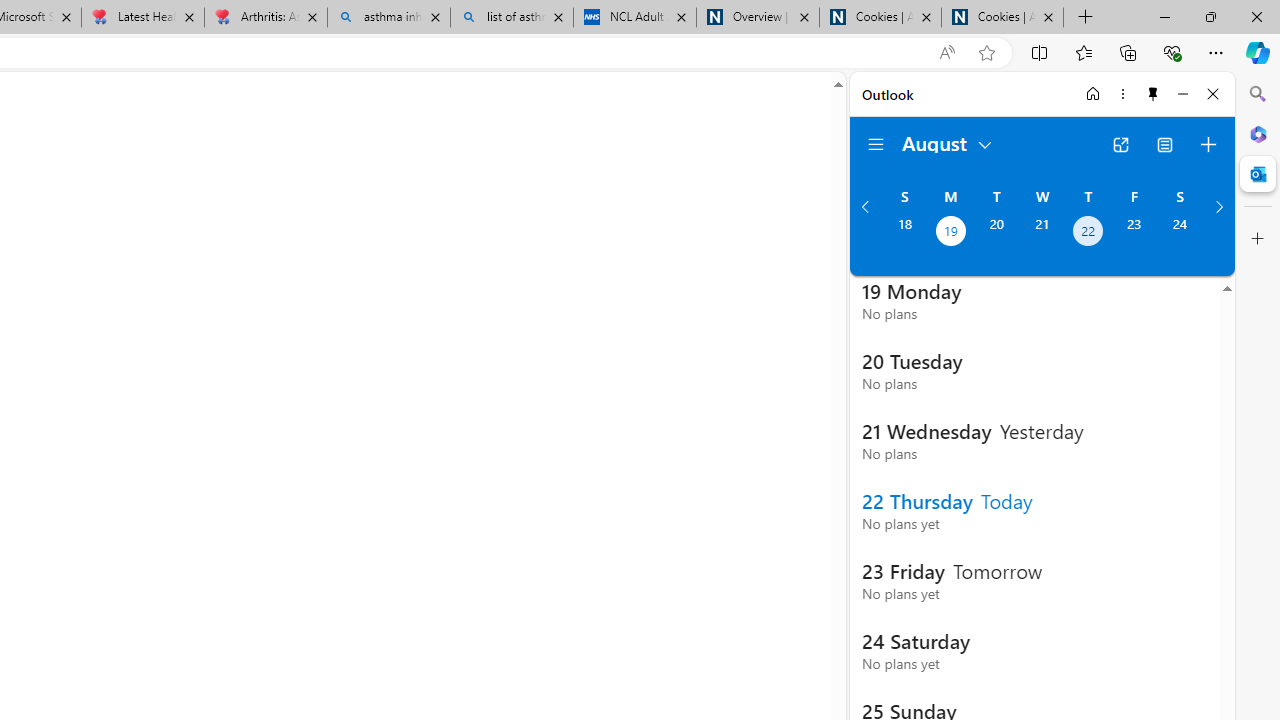 Image resolution: width=1280 pixels, height=720 pixels. Describe the element at coordinates (389, 17) in the screenshot. I see `'asthma inhaler - Search'` at that location.